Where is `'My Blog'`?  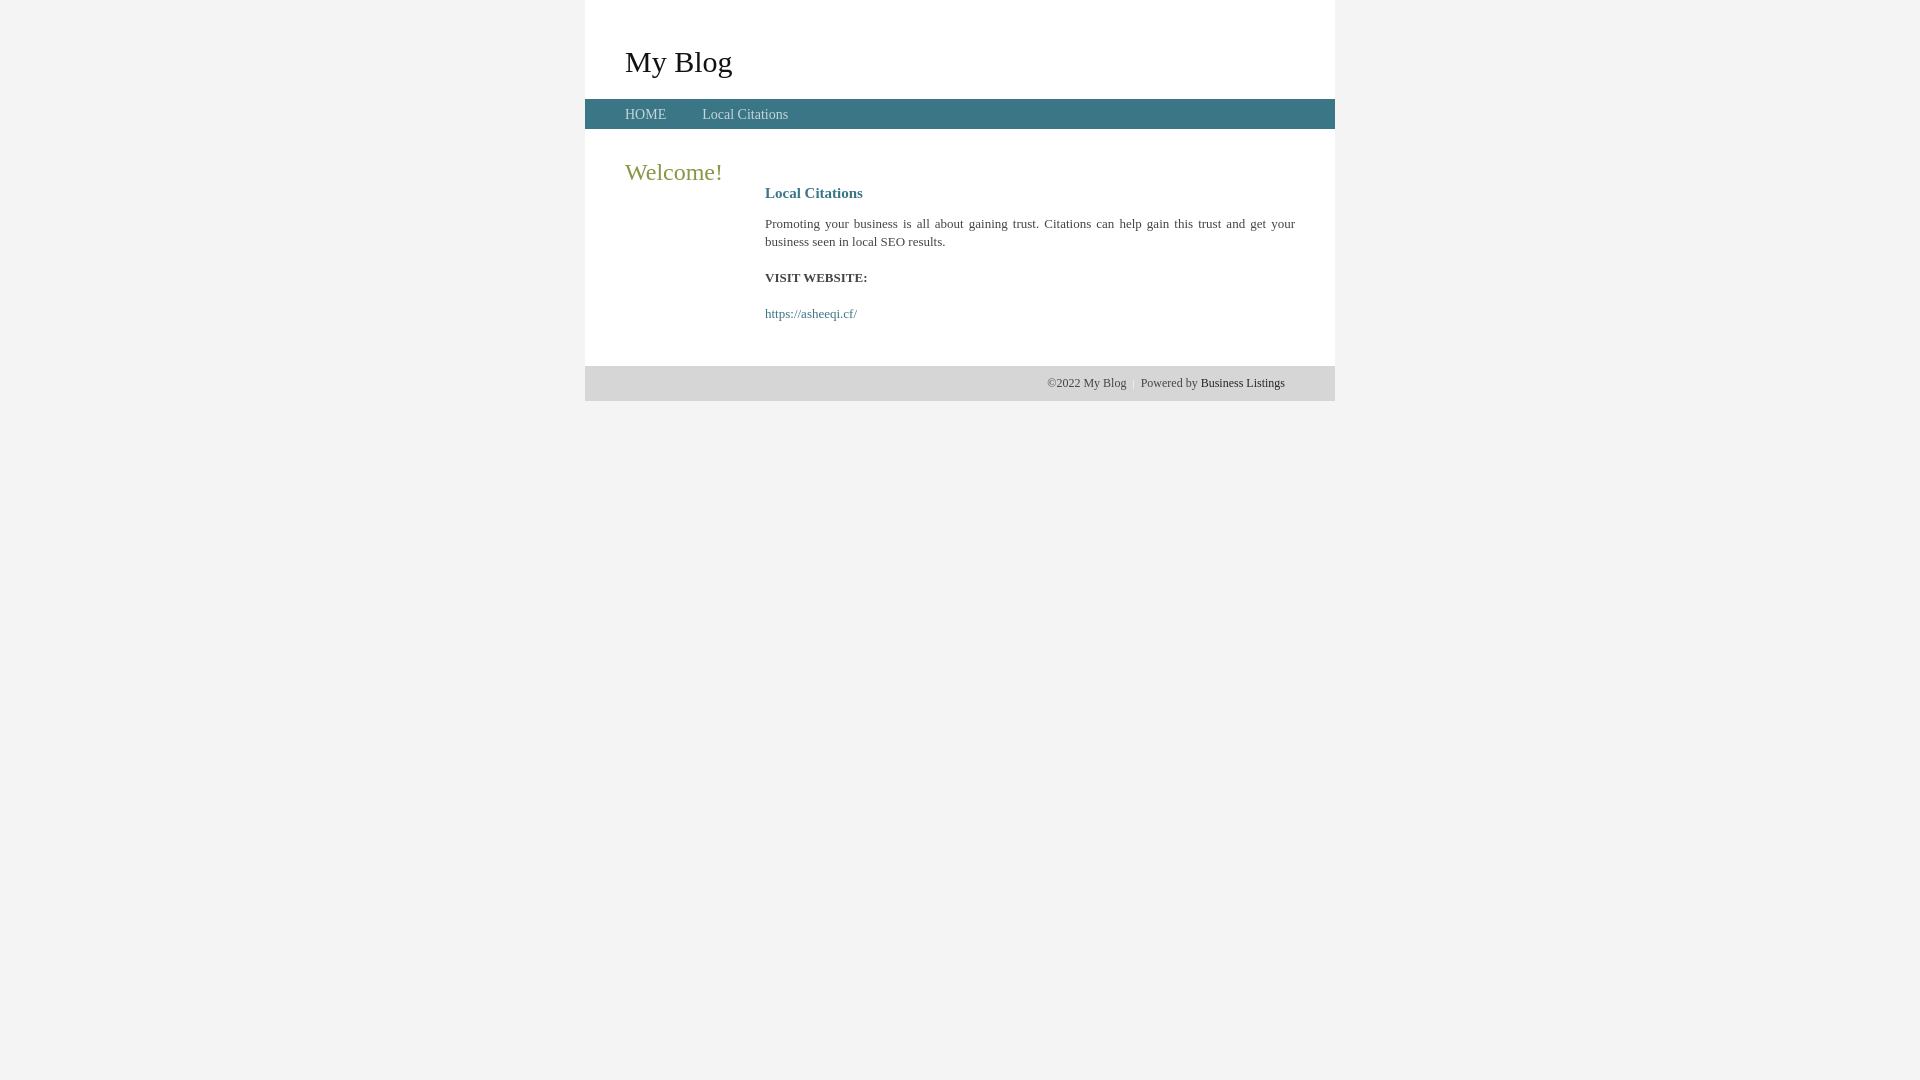
'My Blog' is located at coordinates (623, 60).